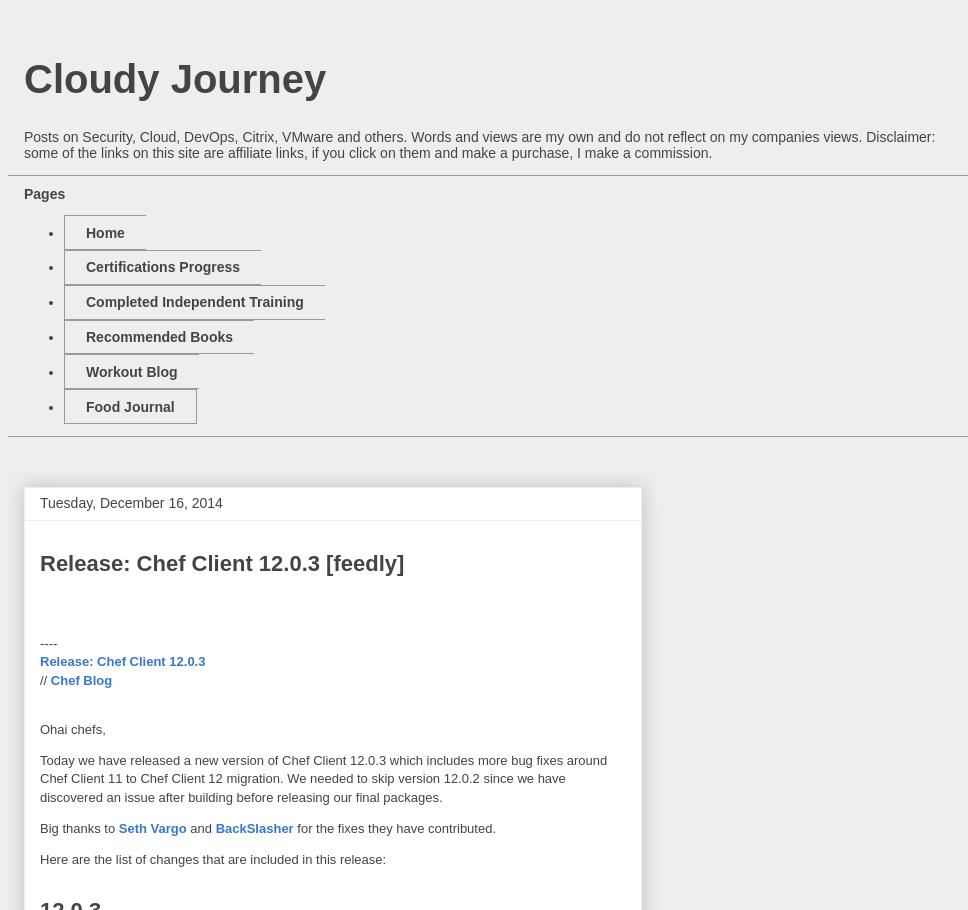 The width and height of the screenshot is (968, 910). What do you see at coordinates (44, 678) in the screenshot?
I see `'//'` at bounding box center [44, 678].